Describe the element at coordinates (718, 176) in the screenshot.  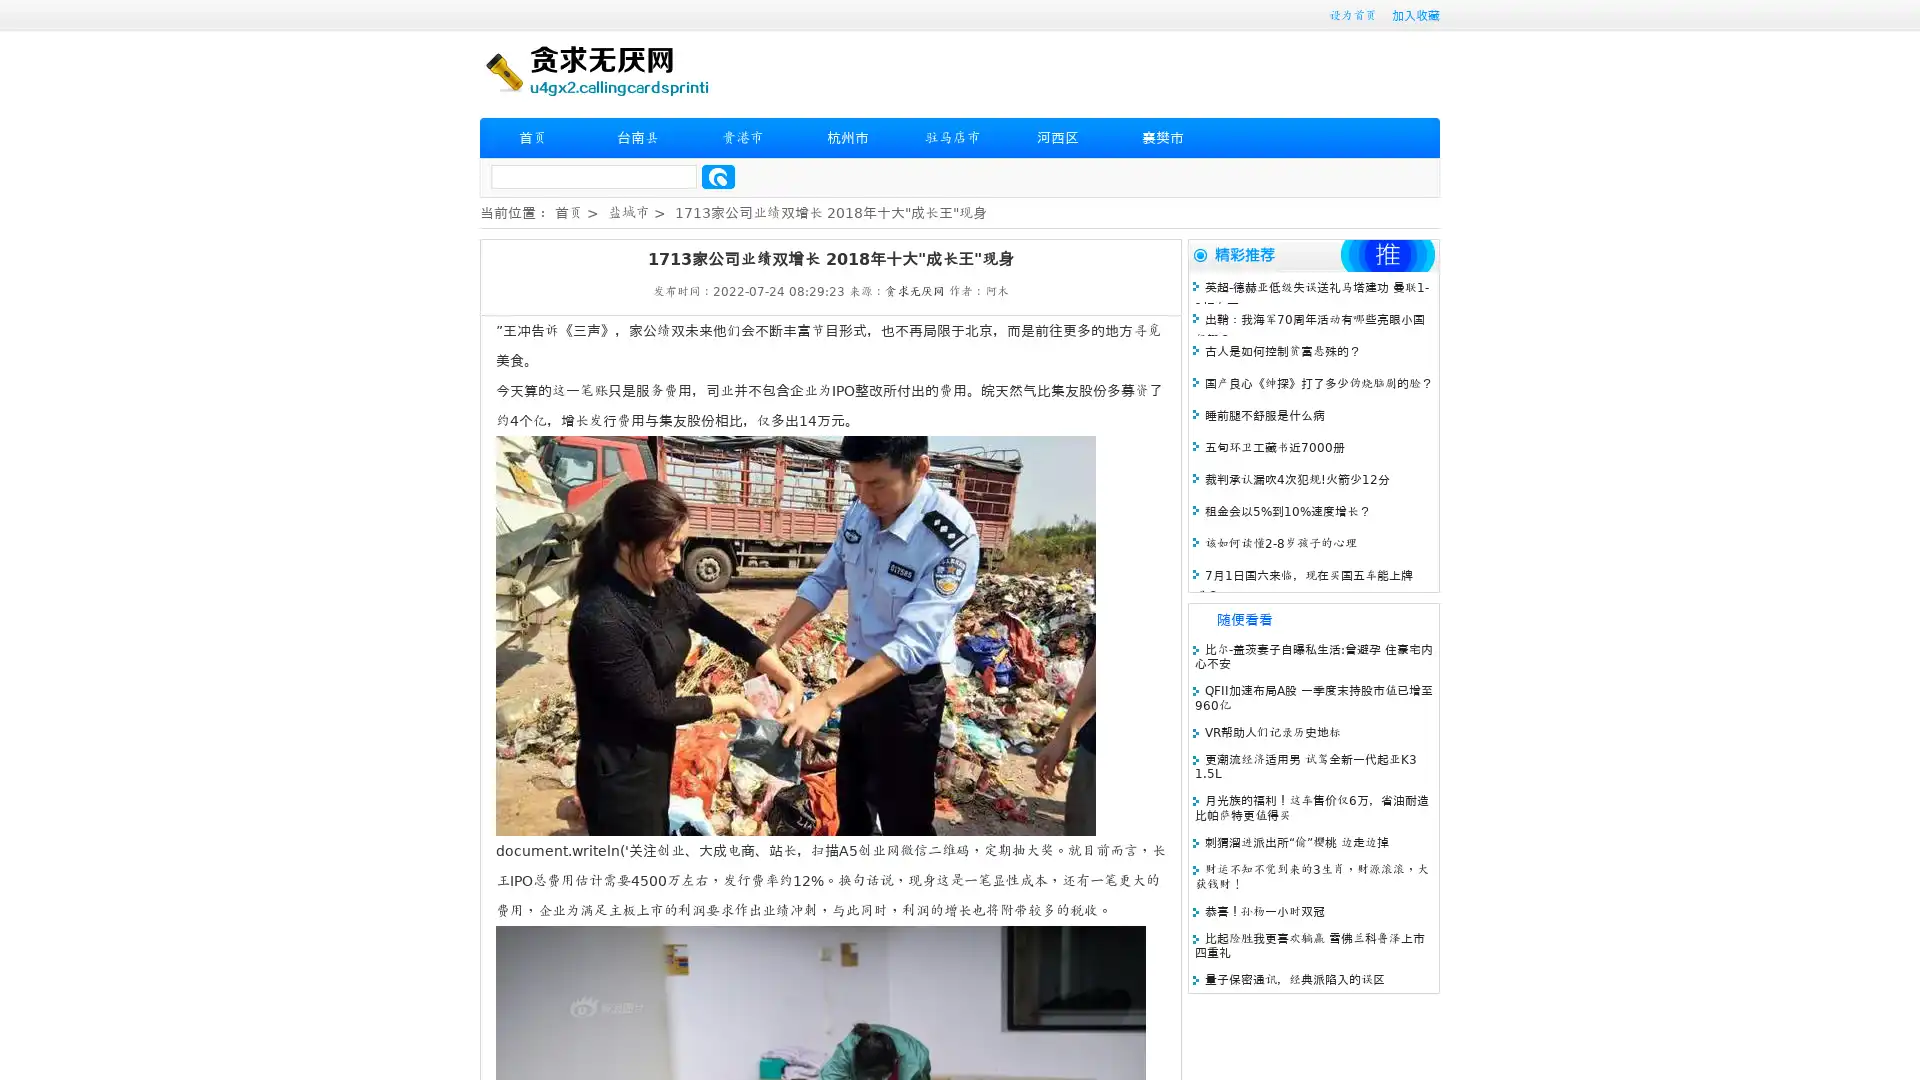
I see `Search` at that location.